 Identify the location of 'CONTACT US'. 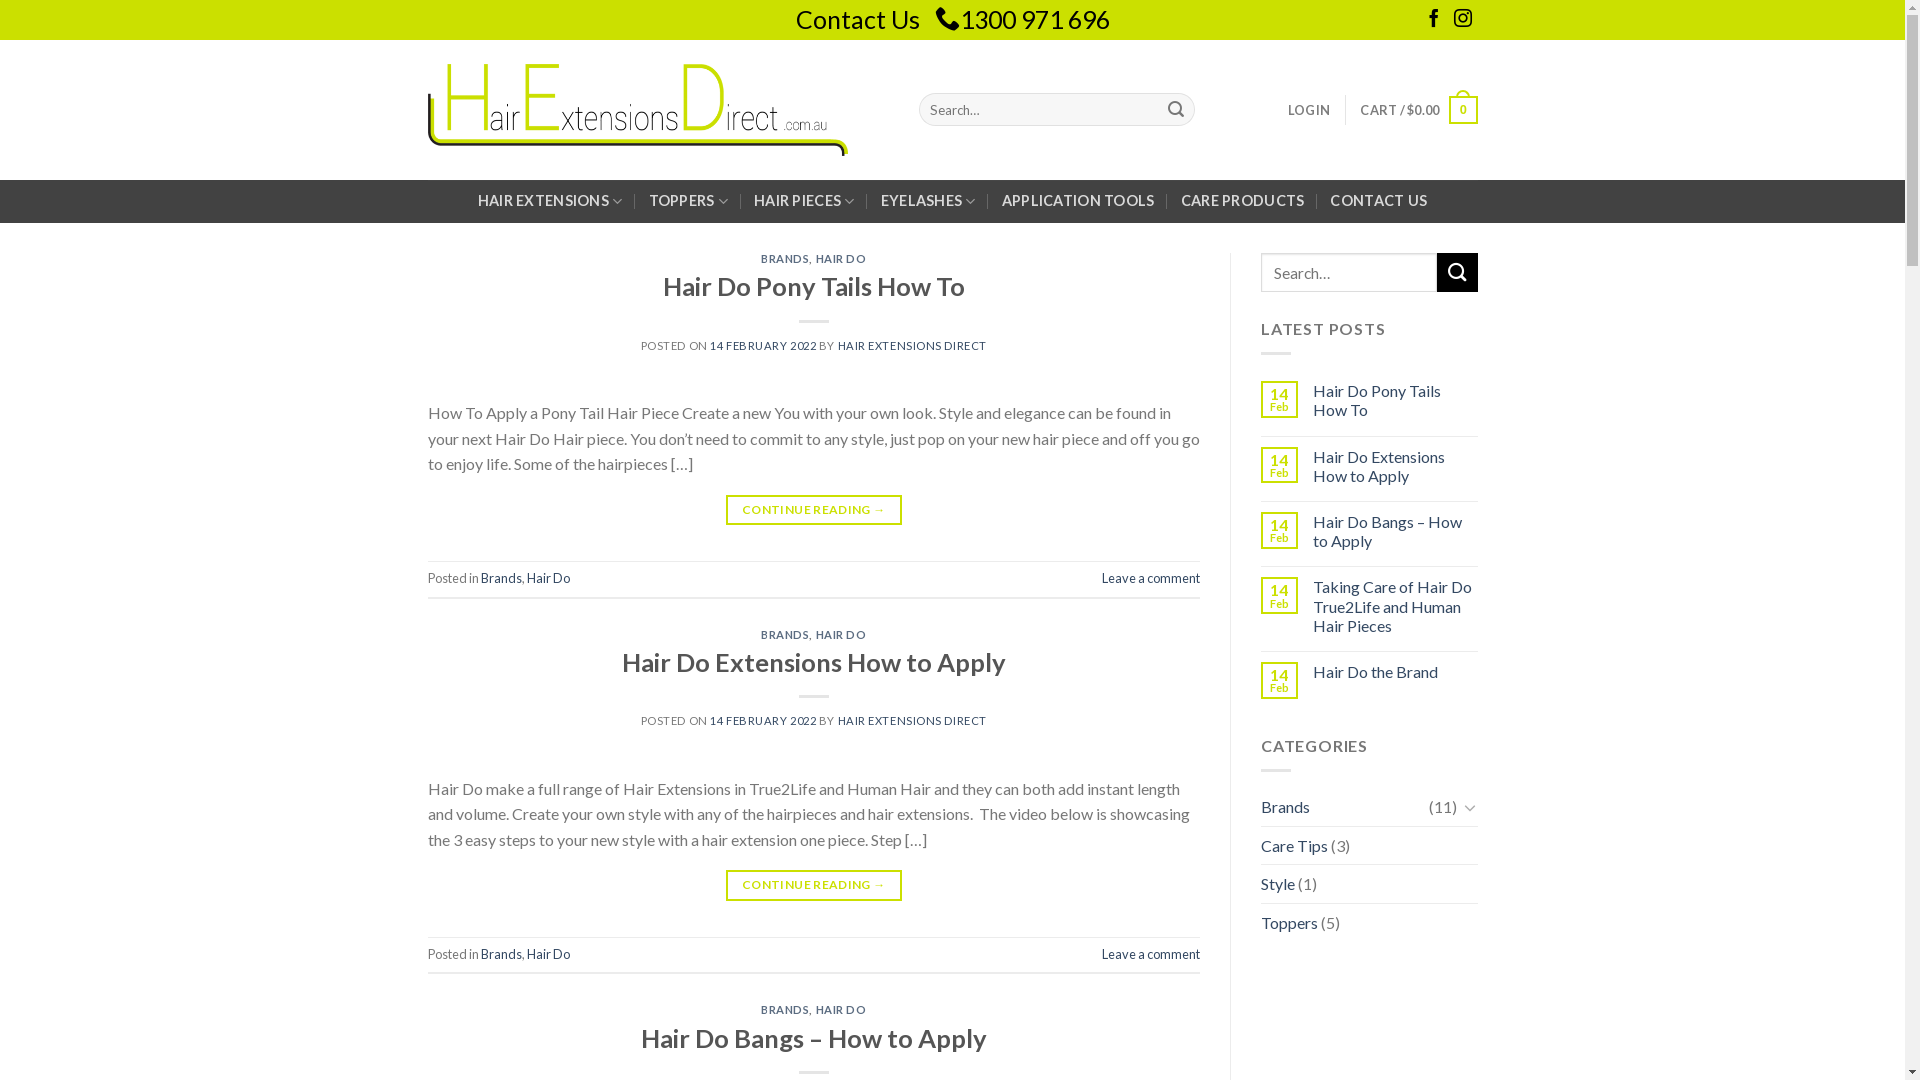
(1377, 200).